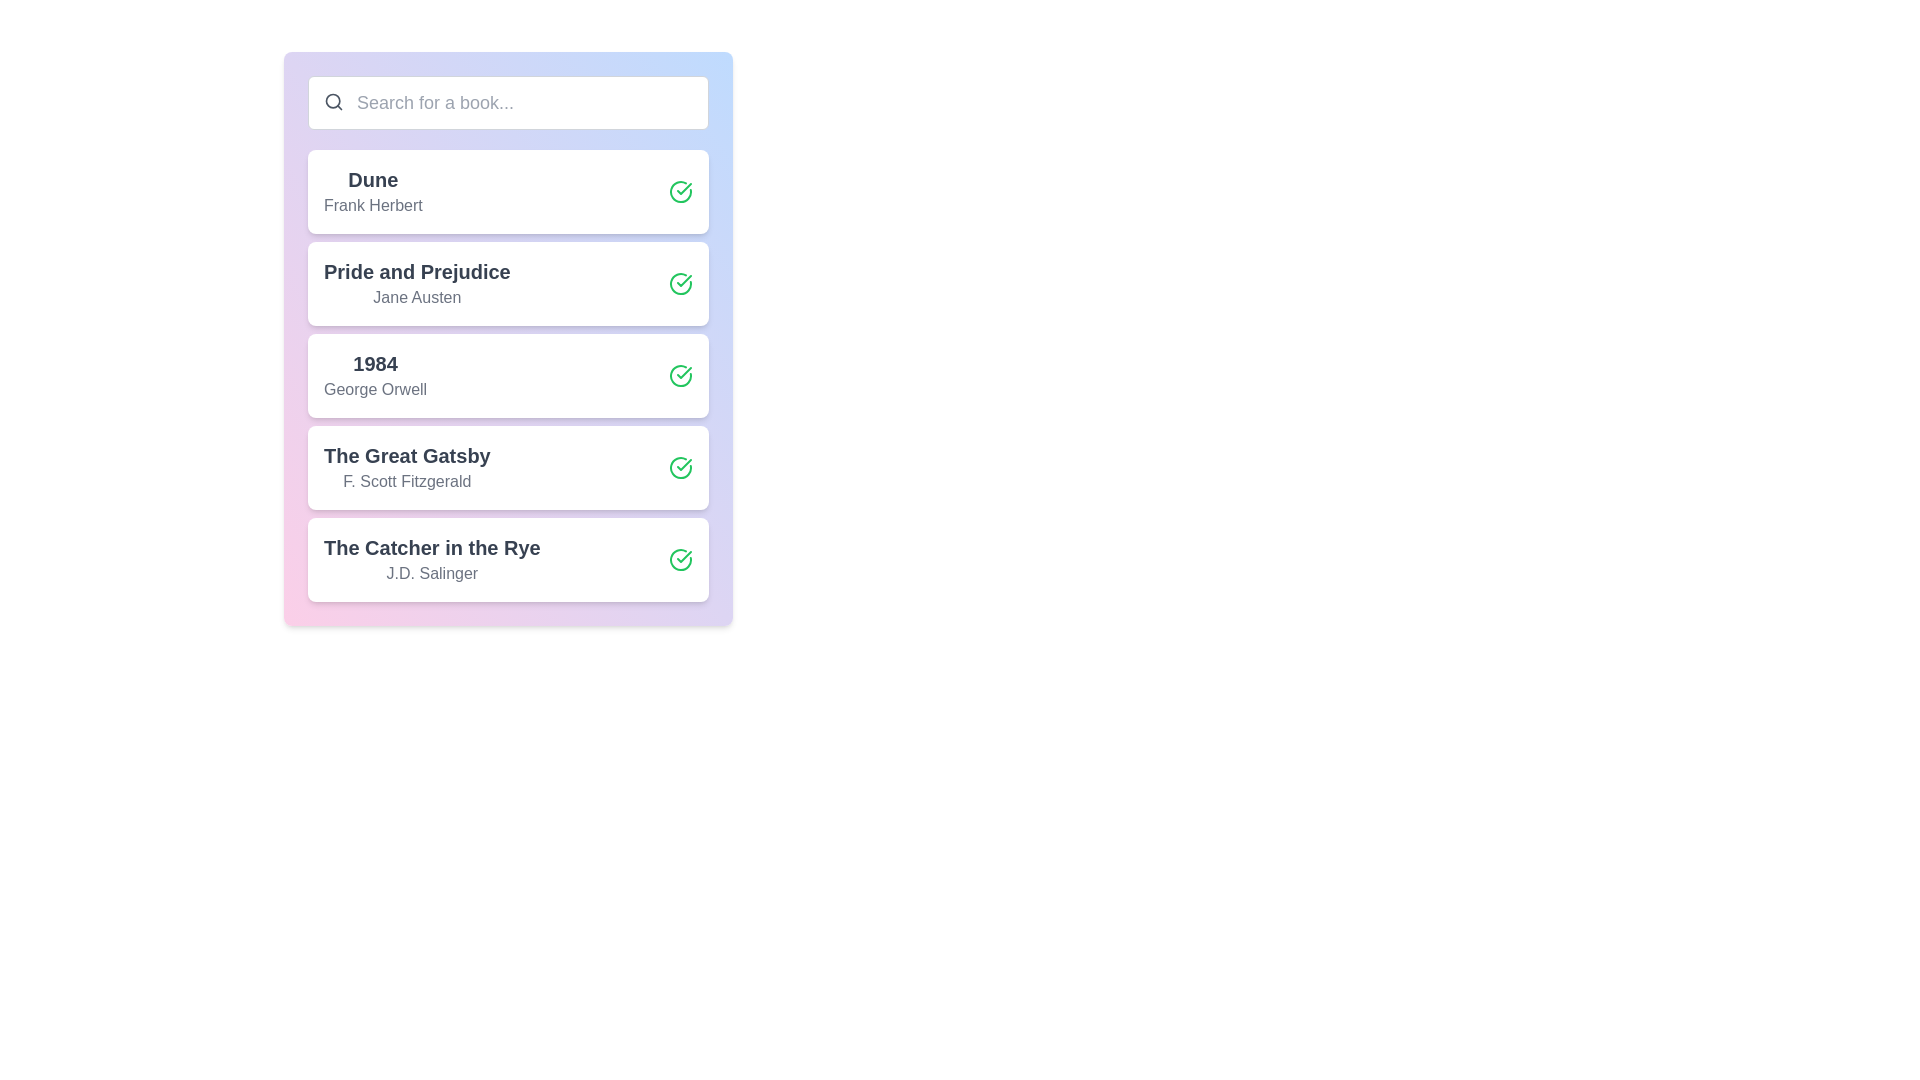 This screenshot has width=1920, height=1080. I want to click on green checkmark icon which is a part of the larger circular icon on the right side of 'The Catcher in the Rye' list item entry, so click(684, 556).